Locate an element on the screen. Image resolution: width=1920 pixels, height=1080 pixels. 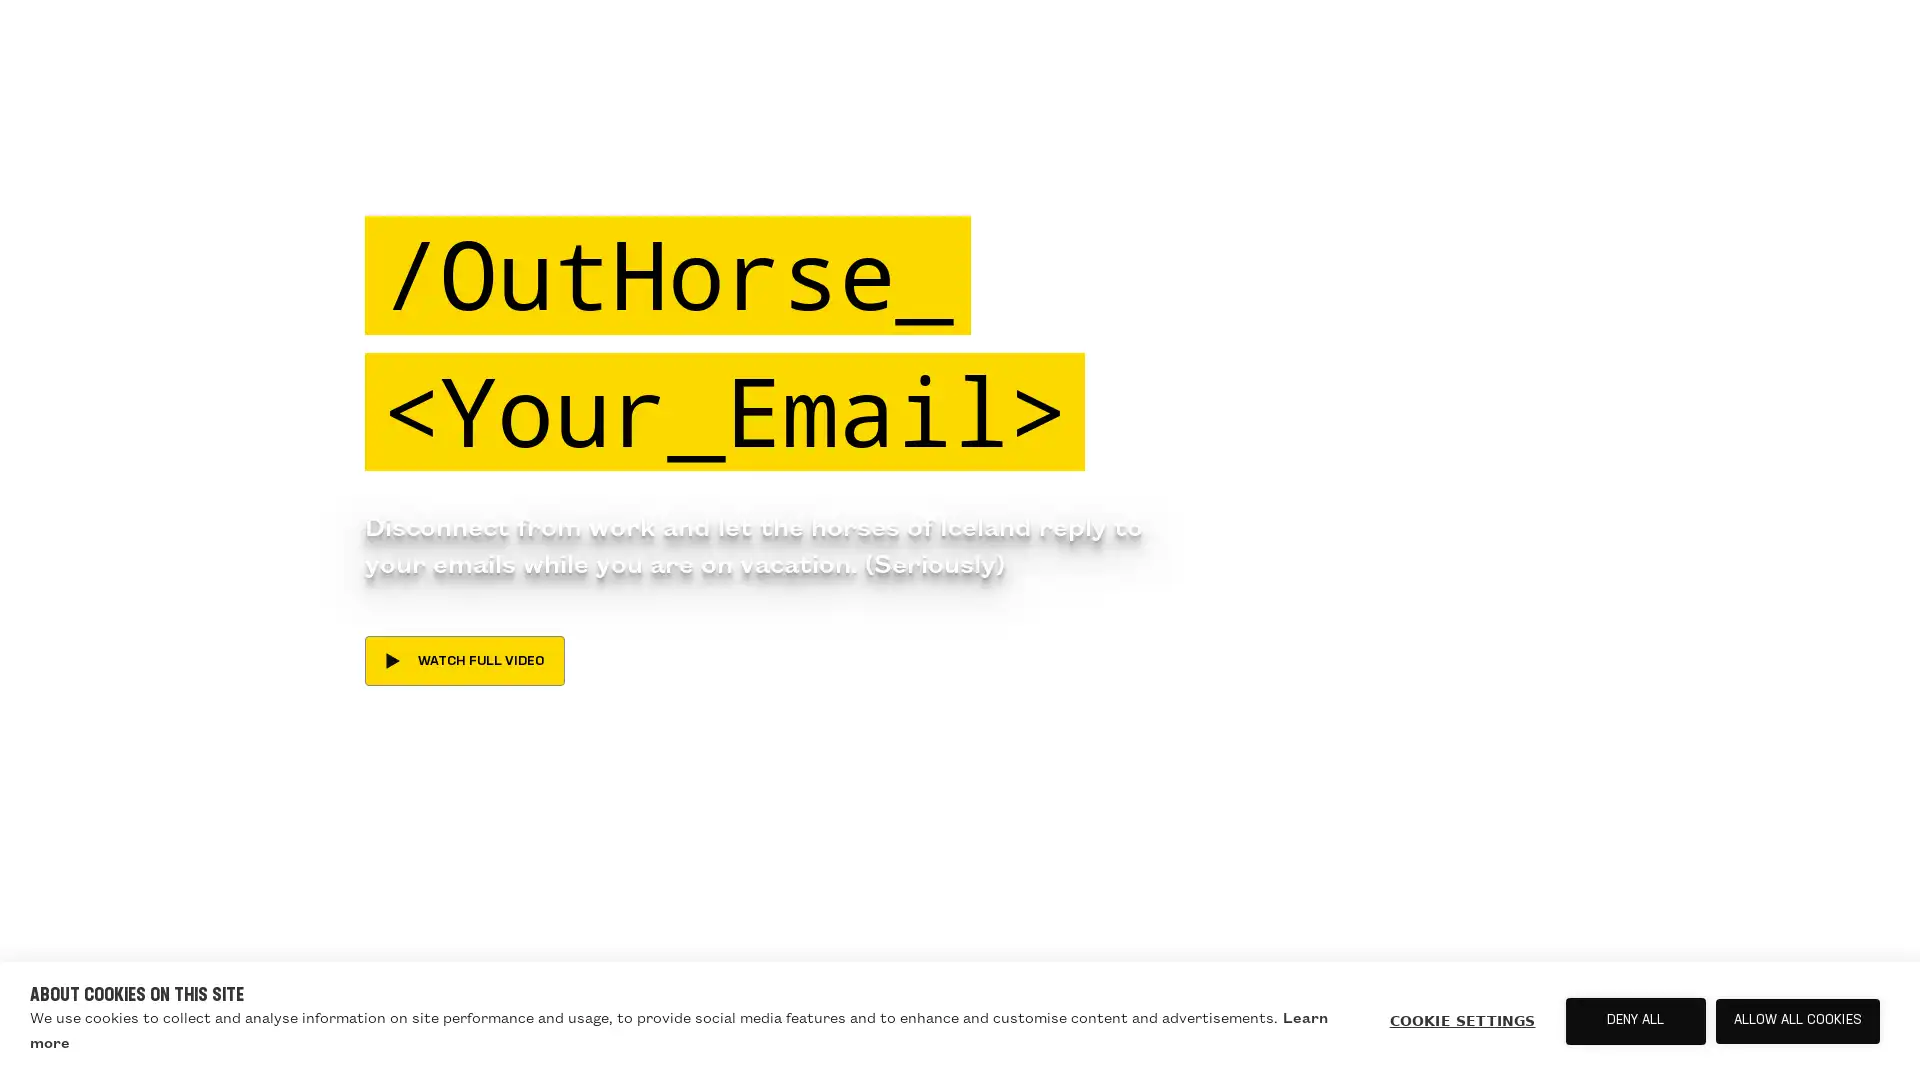
DENY ALL is located at coordinates (1635, 1020).